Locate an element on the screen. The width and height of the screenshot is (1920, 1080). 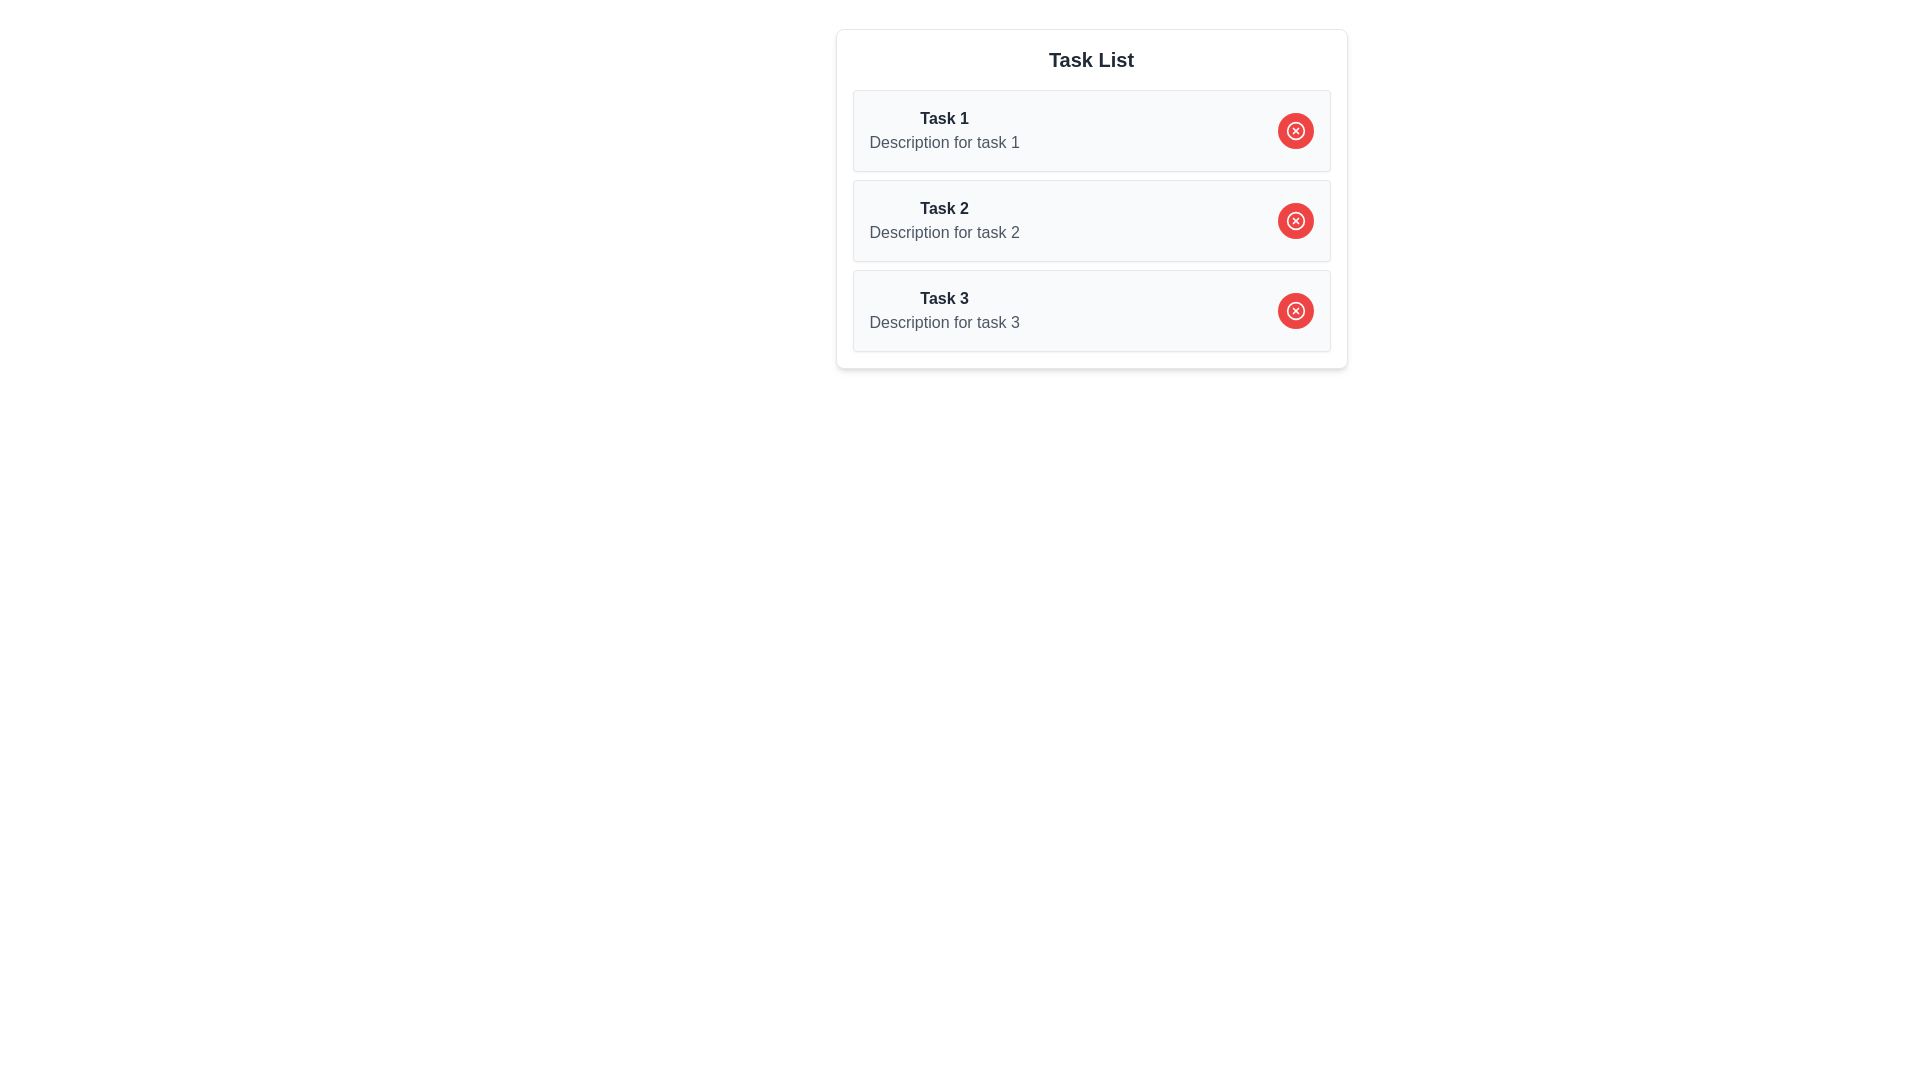
the label reading 'Description for task 3', which is located beneath the 'Task 3' label in the bottom-right quadrant of the interface is located at coordinates (943, 322).